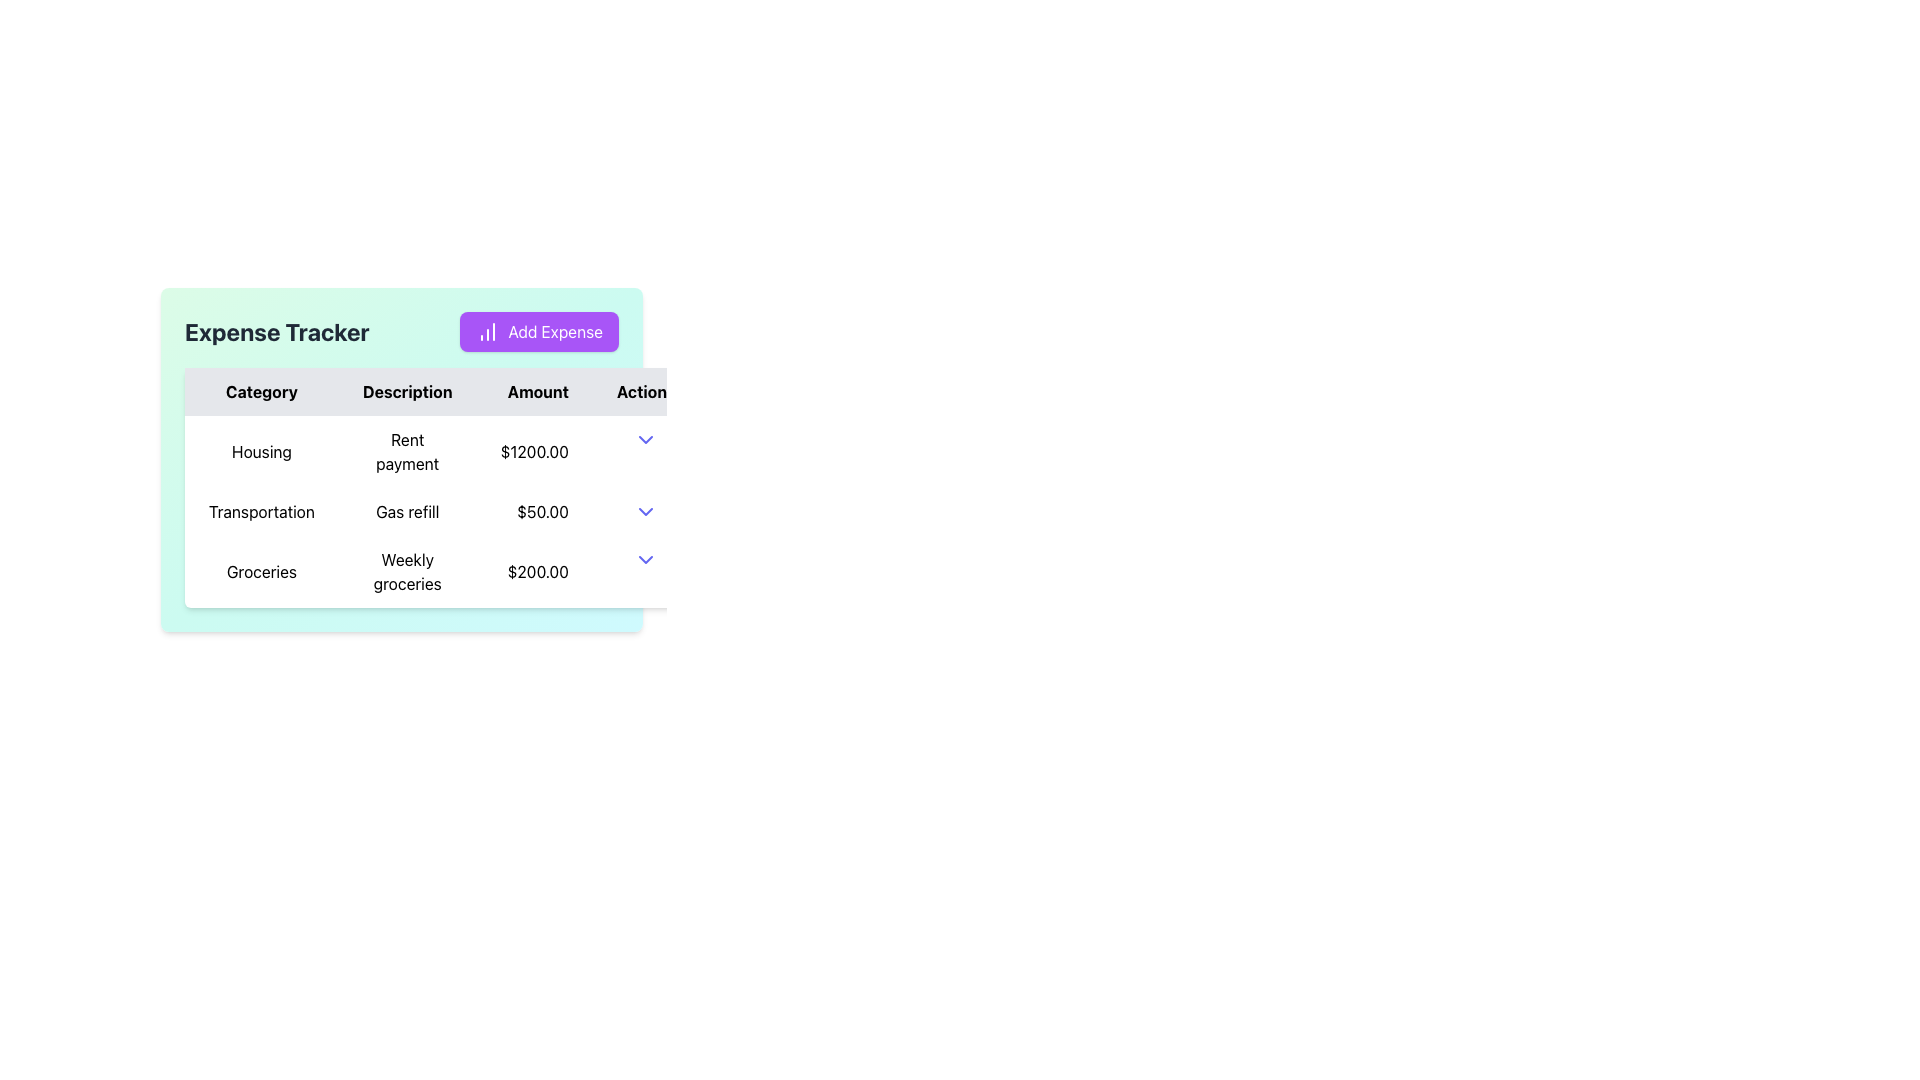 This screenshot has height=1080, width=1920. What do you see at coordinates (406, 392) in the screenshot?
I see `the 'Description' label, which is styled in bold black text on a light gray background and is the second column header in a table, located between 'Category' and 'Amount'` at bounding box center [406, 392].